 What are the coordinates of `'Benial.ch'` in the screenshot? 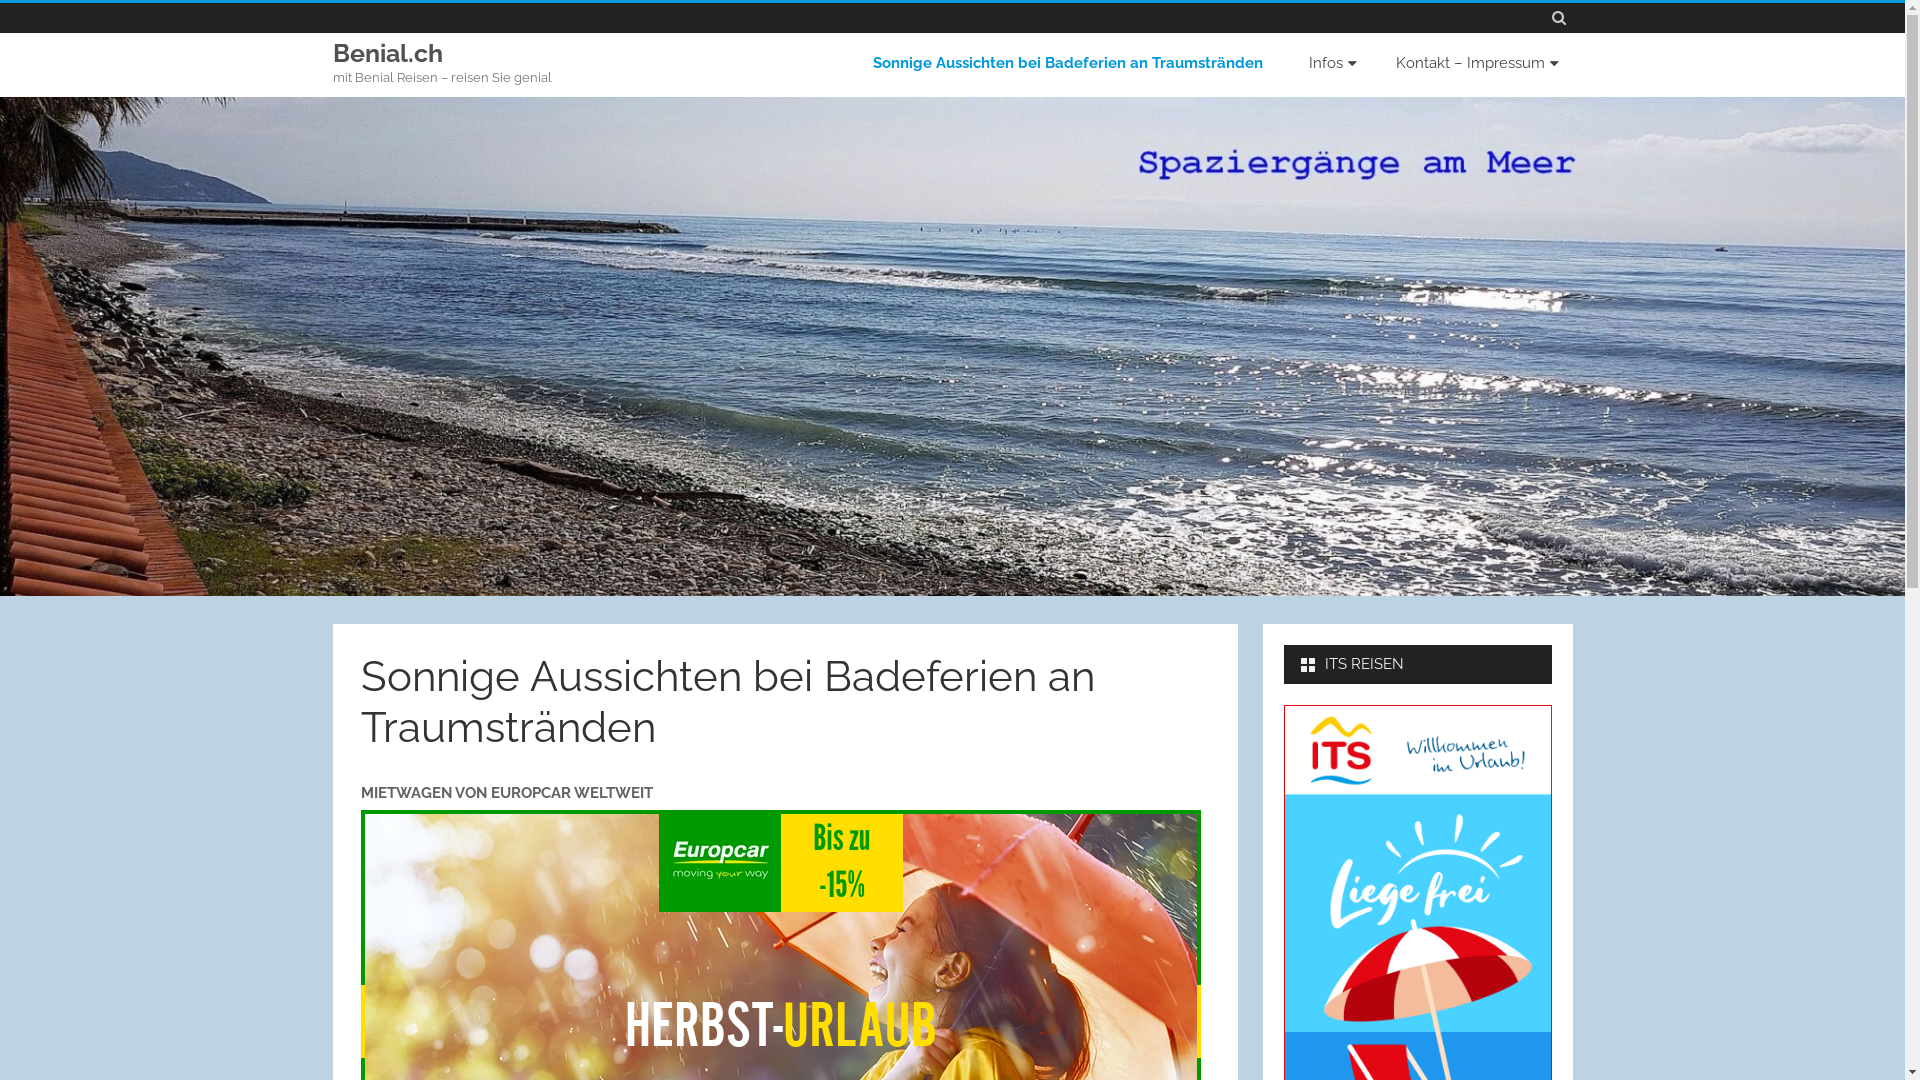 It's located at (387, 52).